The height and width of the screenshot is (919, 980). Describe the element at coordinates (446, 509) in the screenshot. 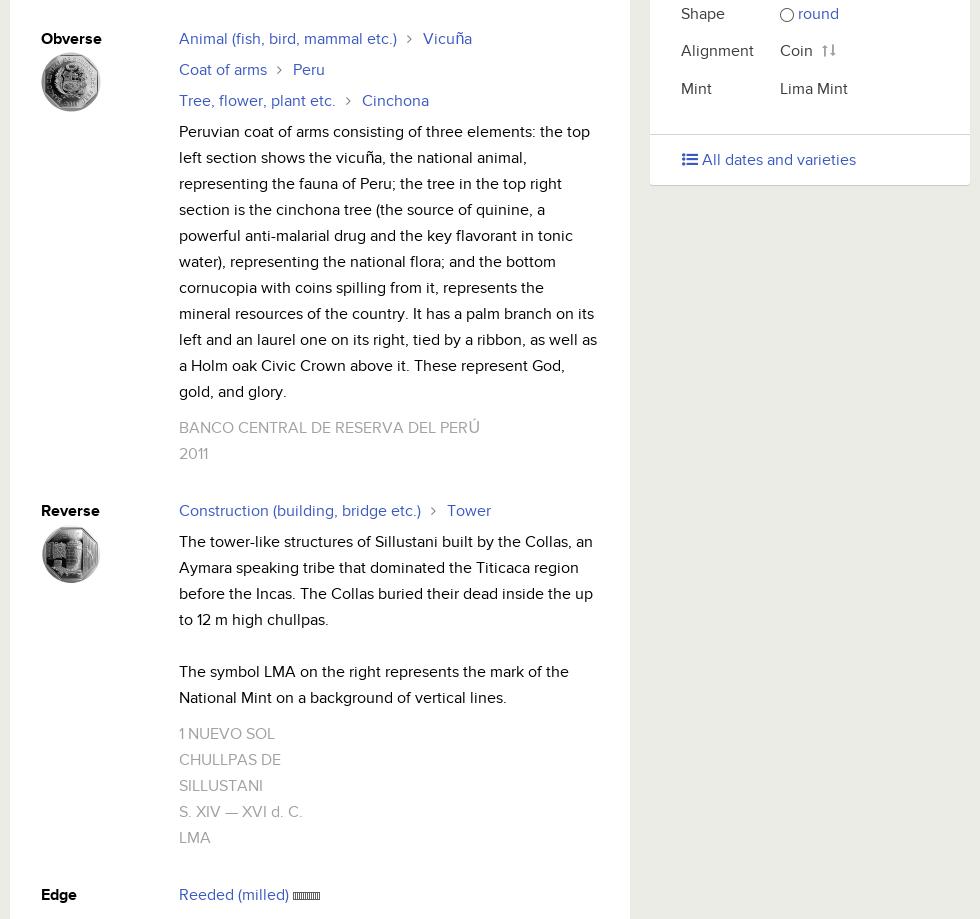

I see `'Tower'` at that location.